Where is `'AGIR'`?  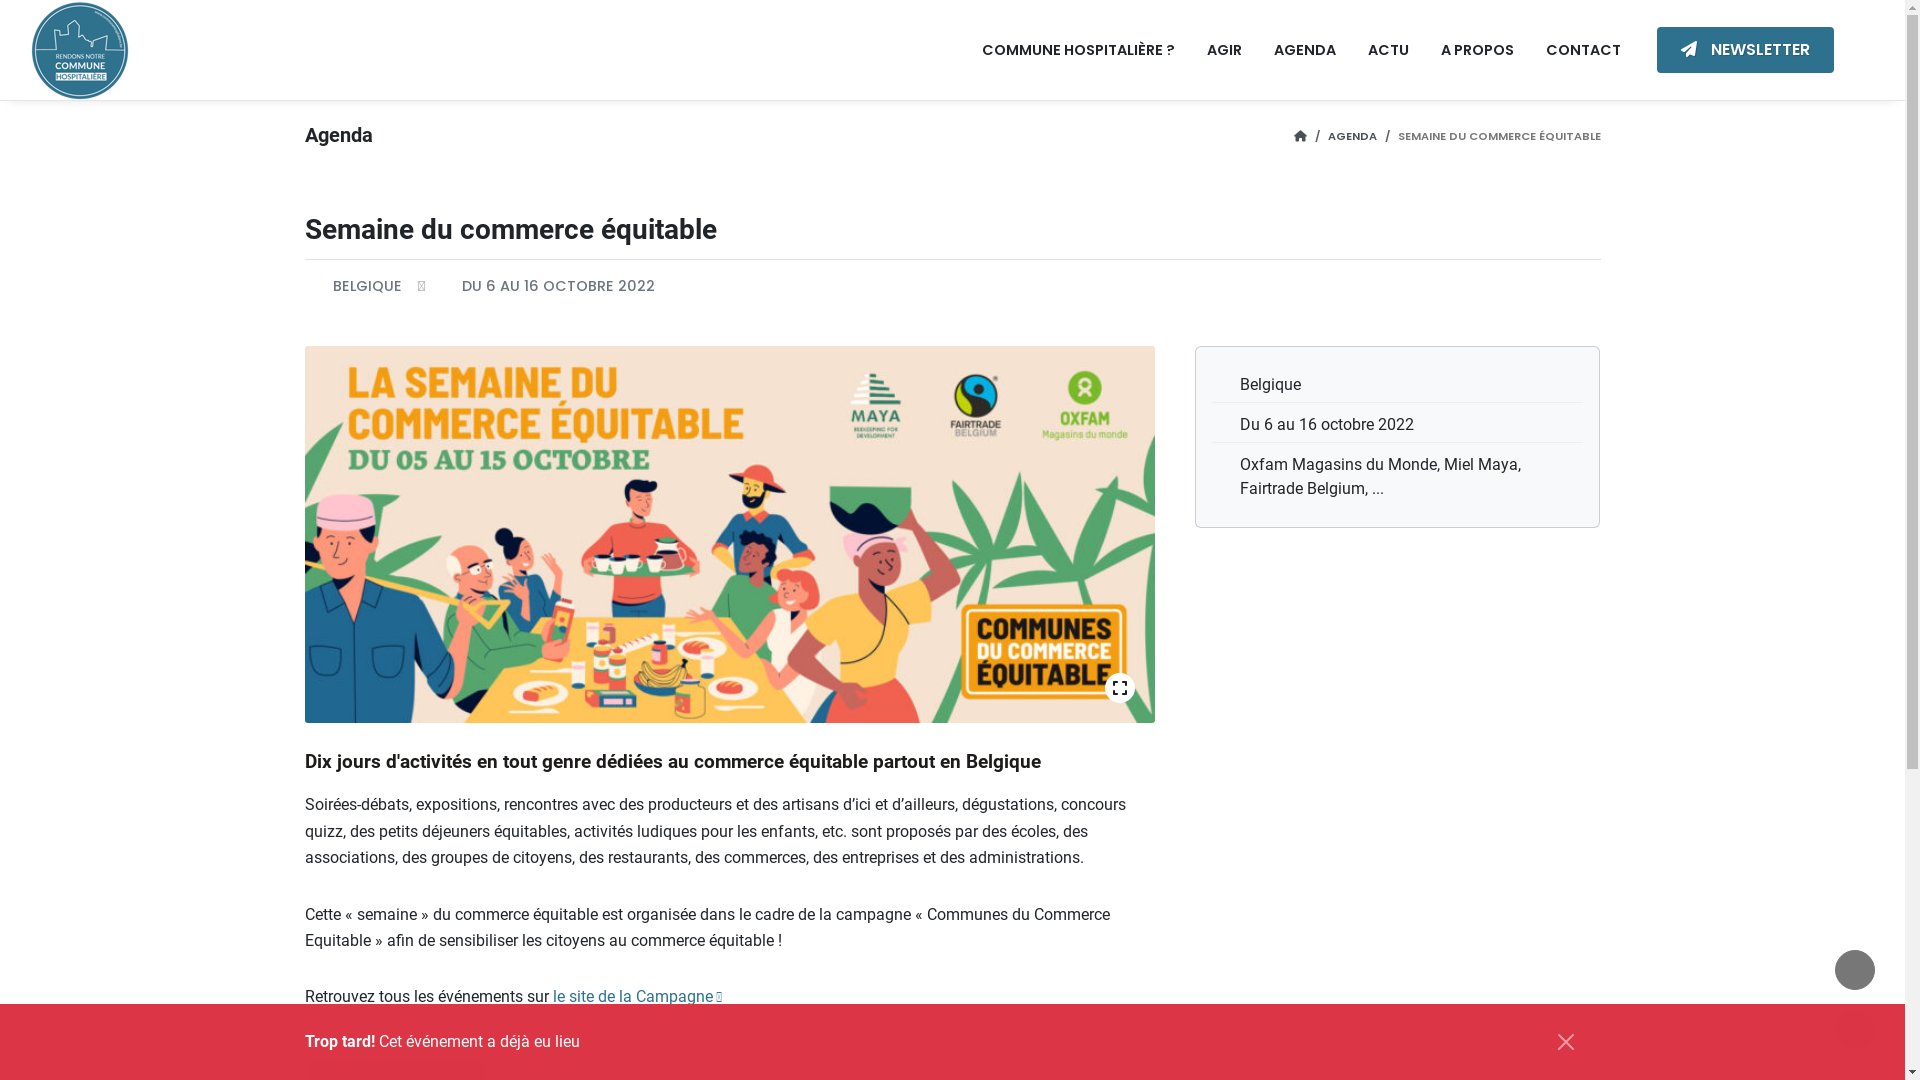 'AGIR' is located at coordinates (1223, 49).